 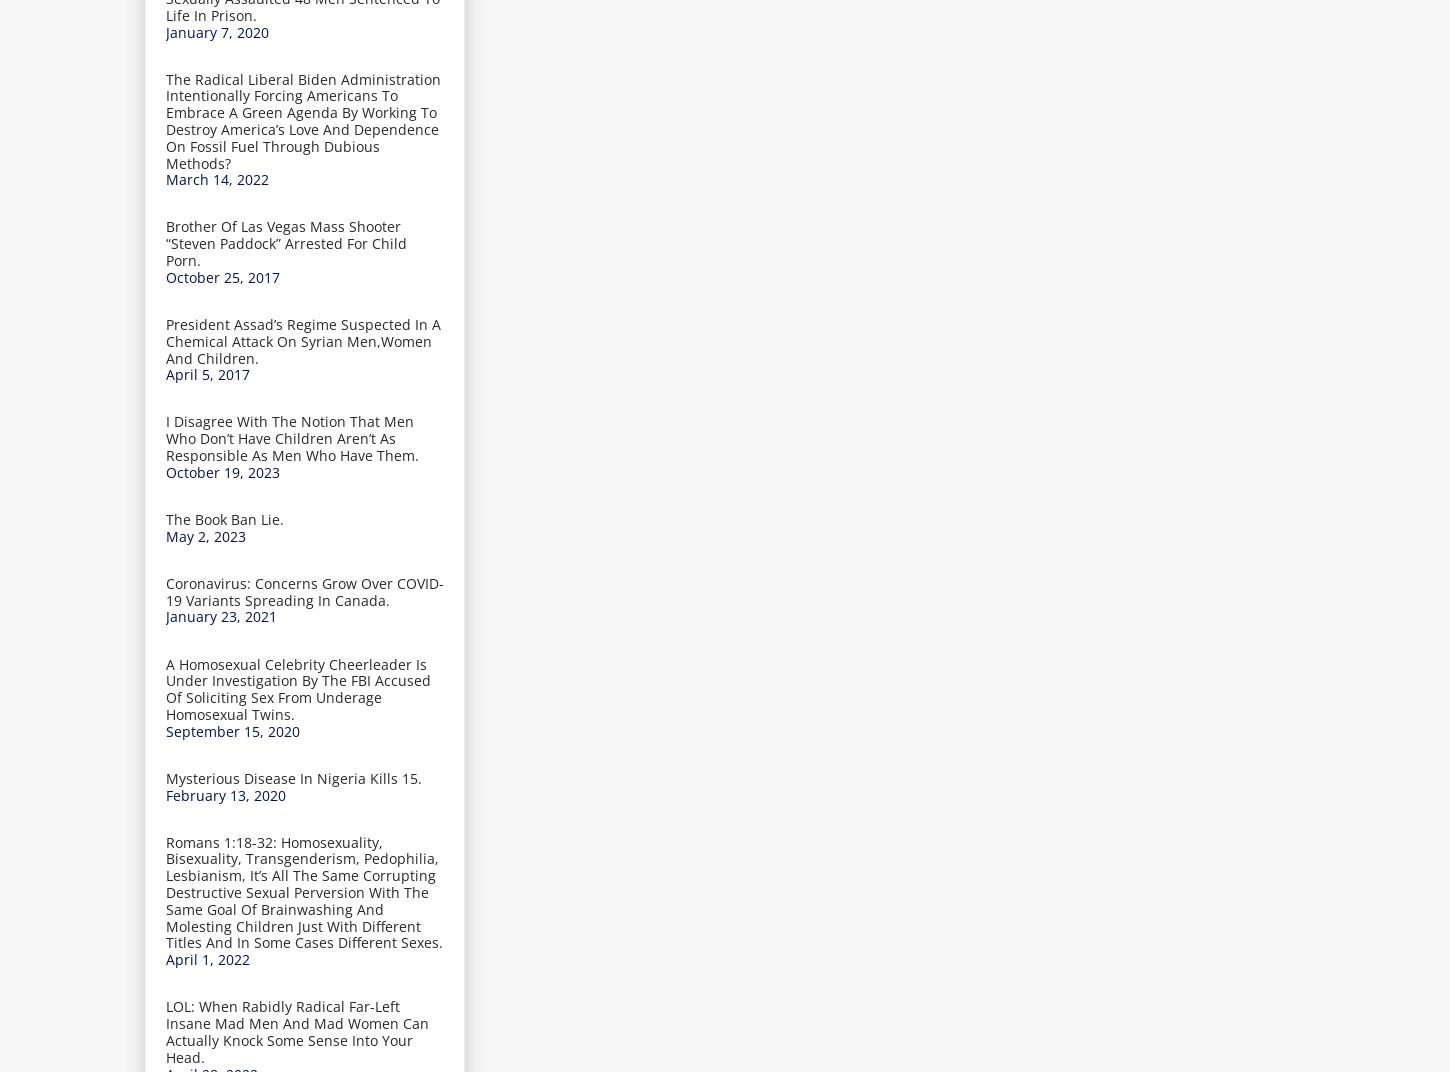 What do you see at coordinates (220, 616) in the screenshot?
I see `'January 23, 2021'` at bounding box center [220, 616].